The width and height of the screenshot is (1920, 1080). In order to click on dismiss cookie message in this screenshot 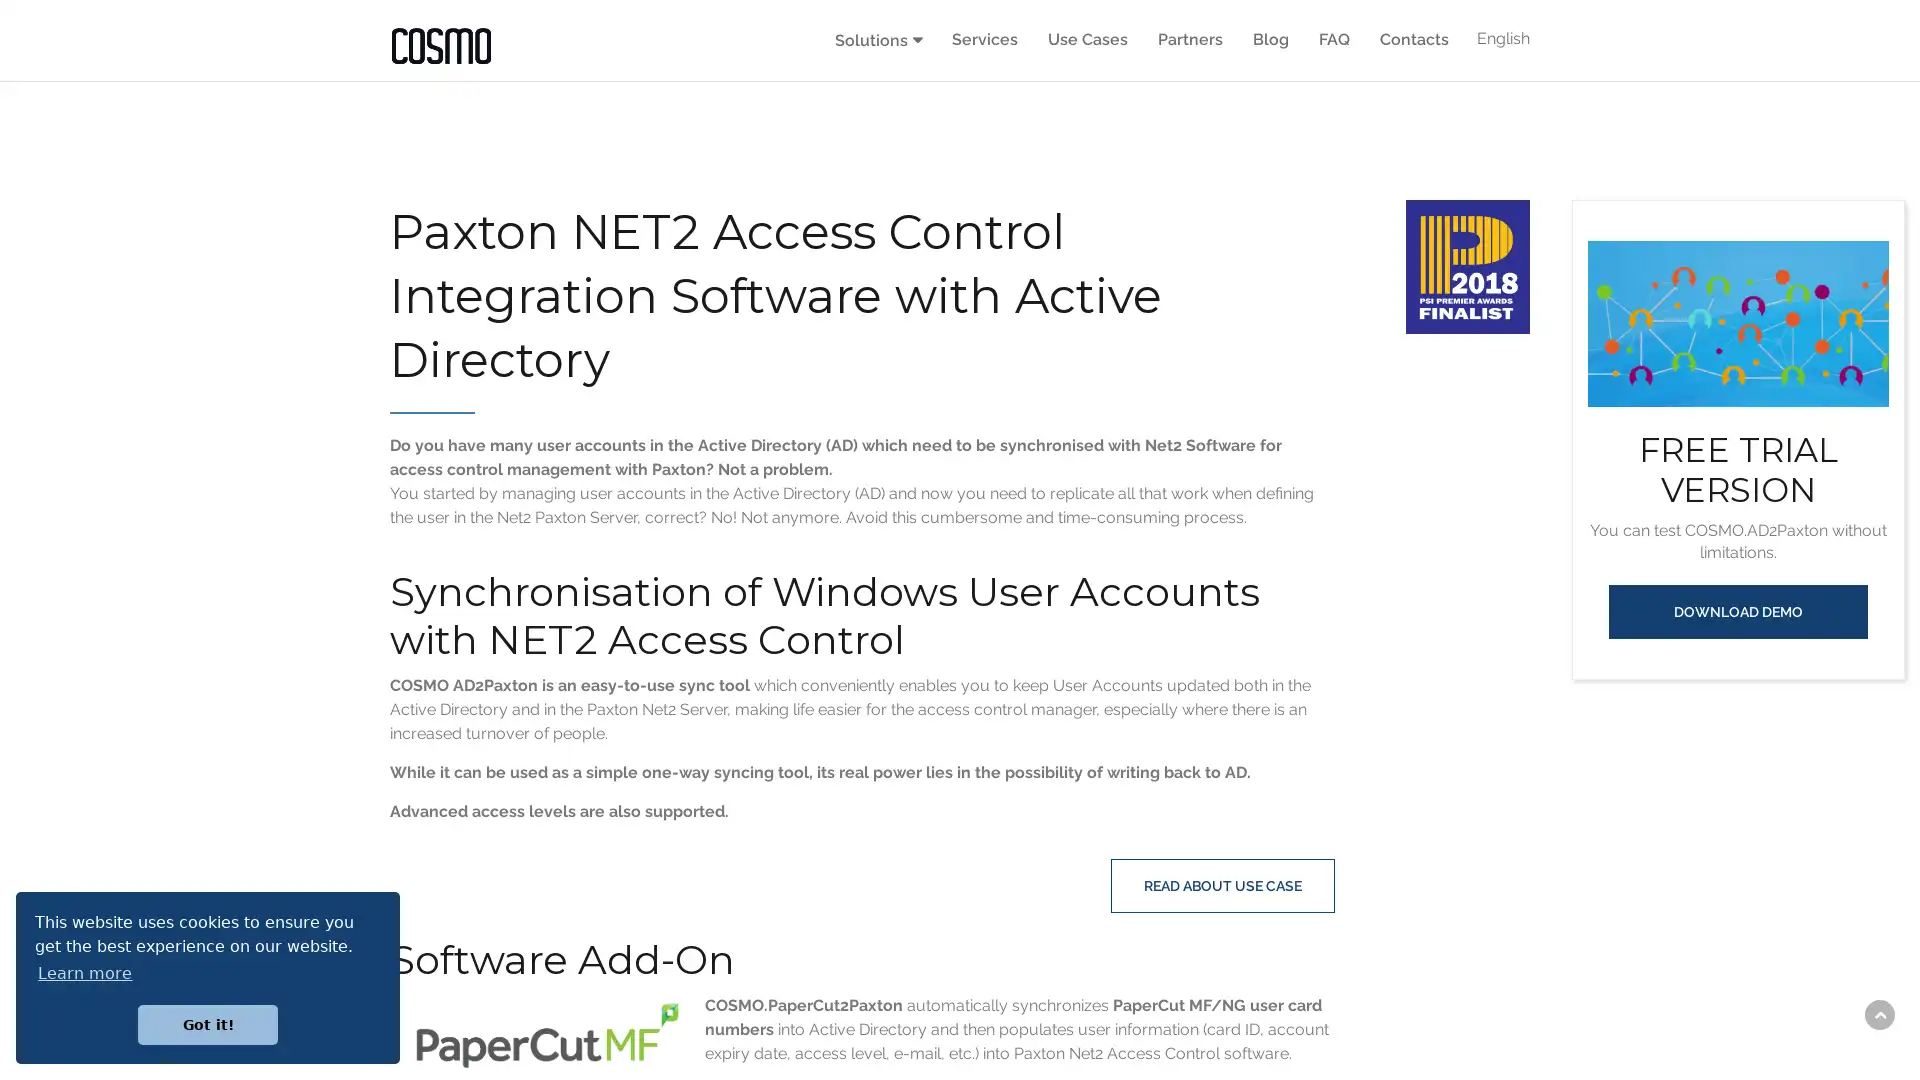, I will do `click(207, 1024)`.